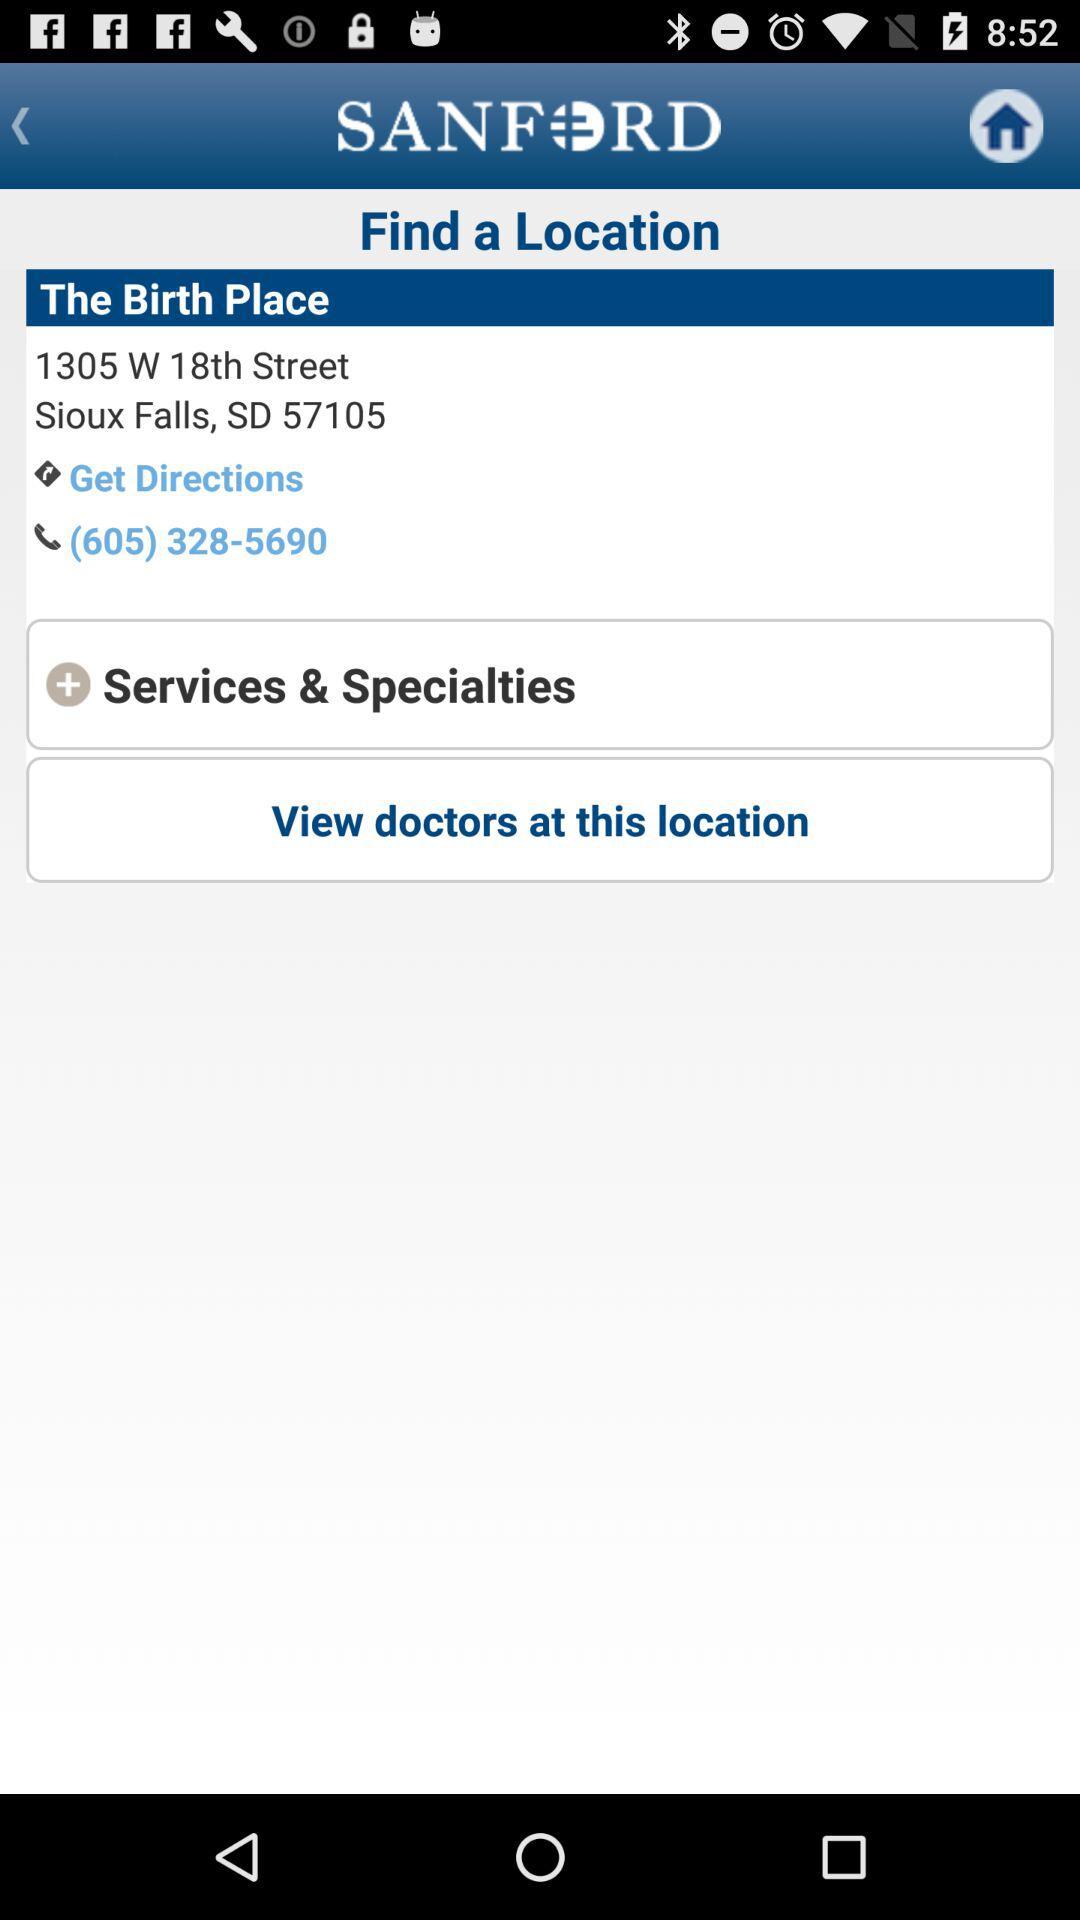 The height and width of the screenshot is (1920, 1080). What do you see at coordinates (186, 475) in the screenshot?
I see `get directions app` at bounding box center [186, 475].